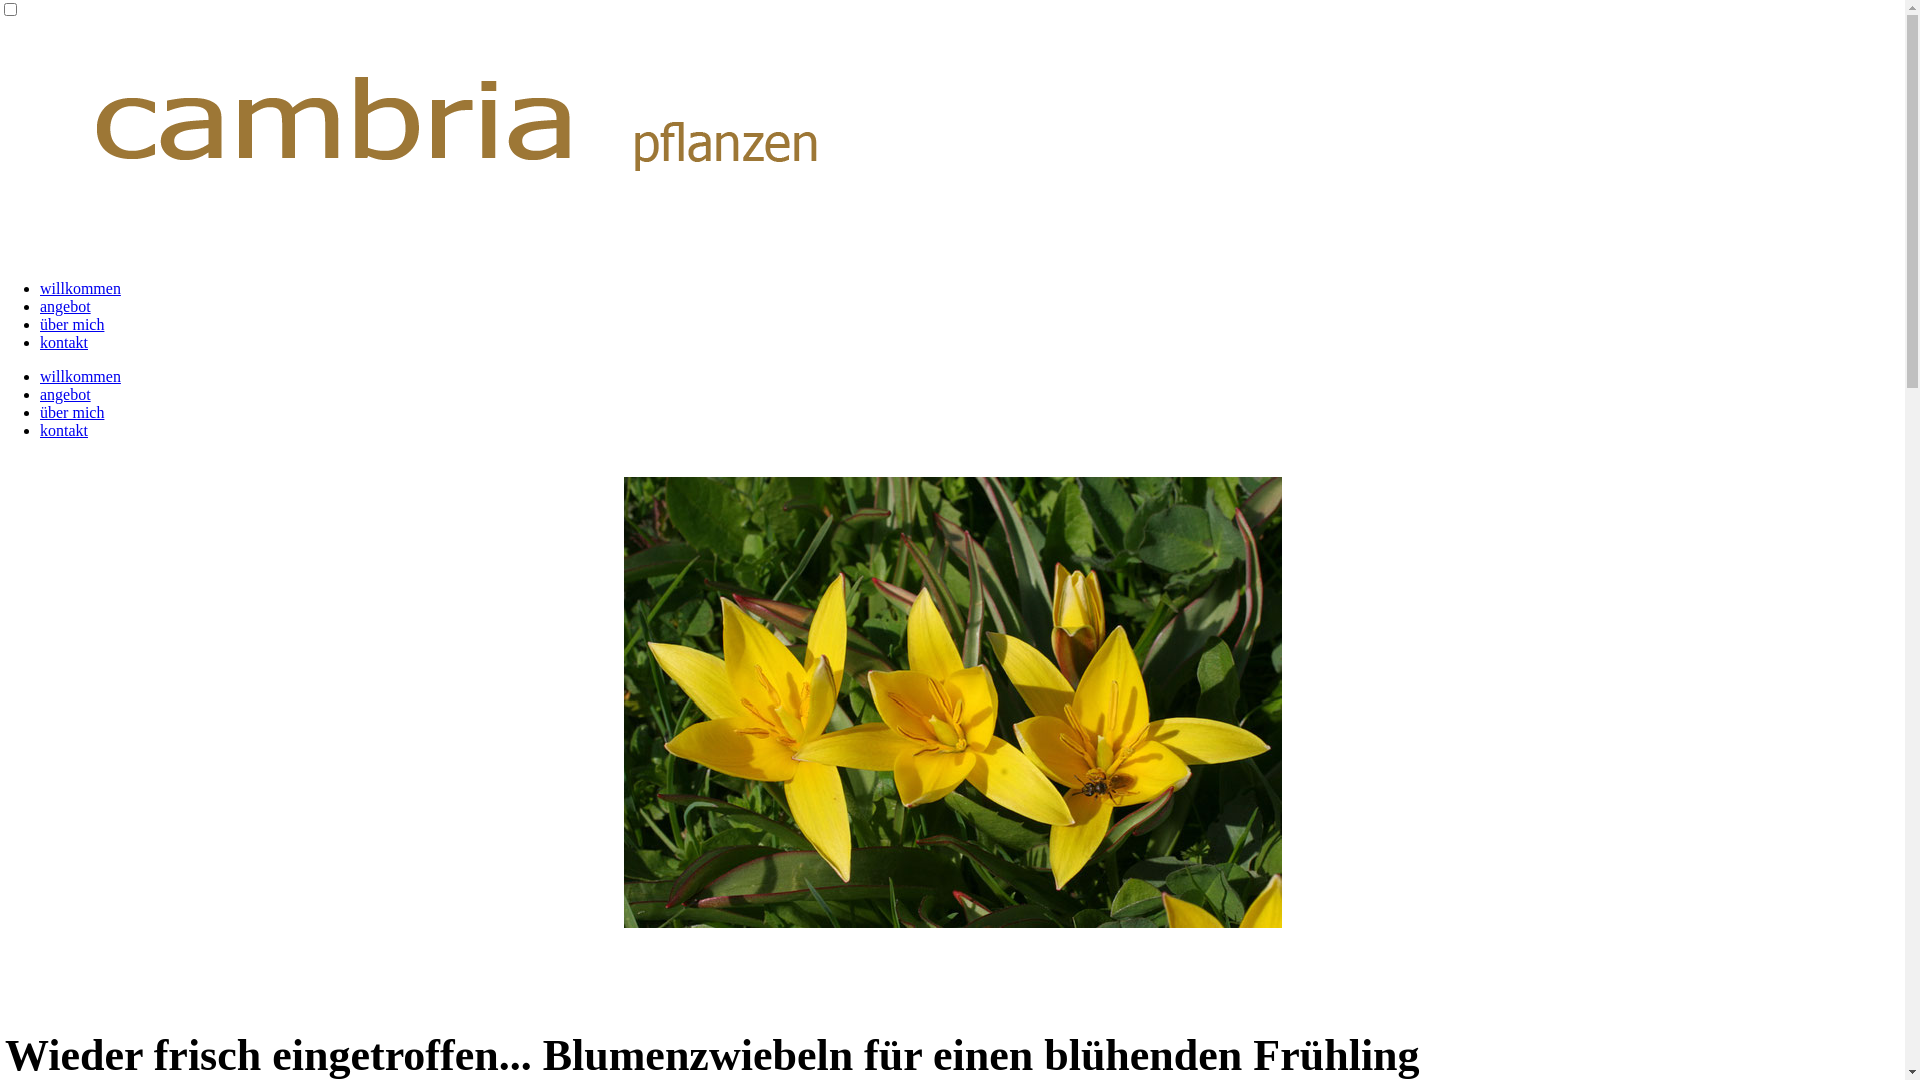 Image resolution: width=1920 pixels, height=1080 pixels. Describe the element at coordinates (65, 306) in the screenshot. I see `'angebot'` at that location.